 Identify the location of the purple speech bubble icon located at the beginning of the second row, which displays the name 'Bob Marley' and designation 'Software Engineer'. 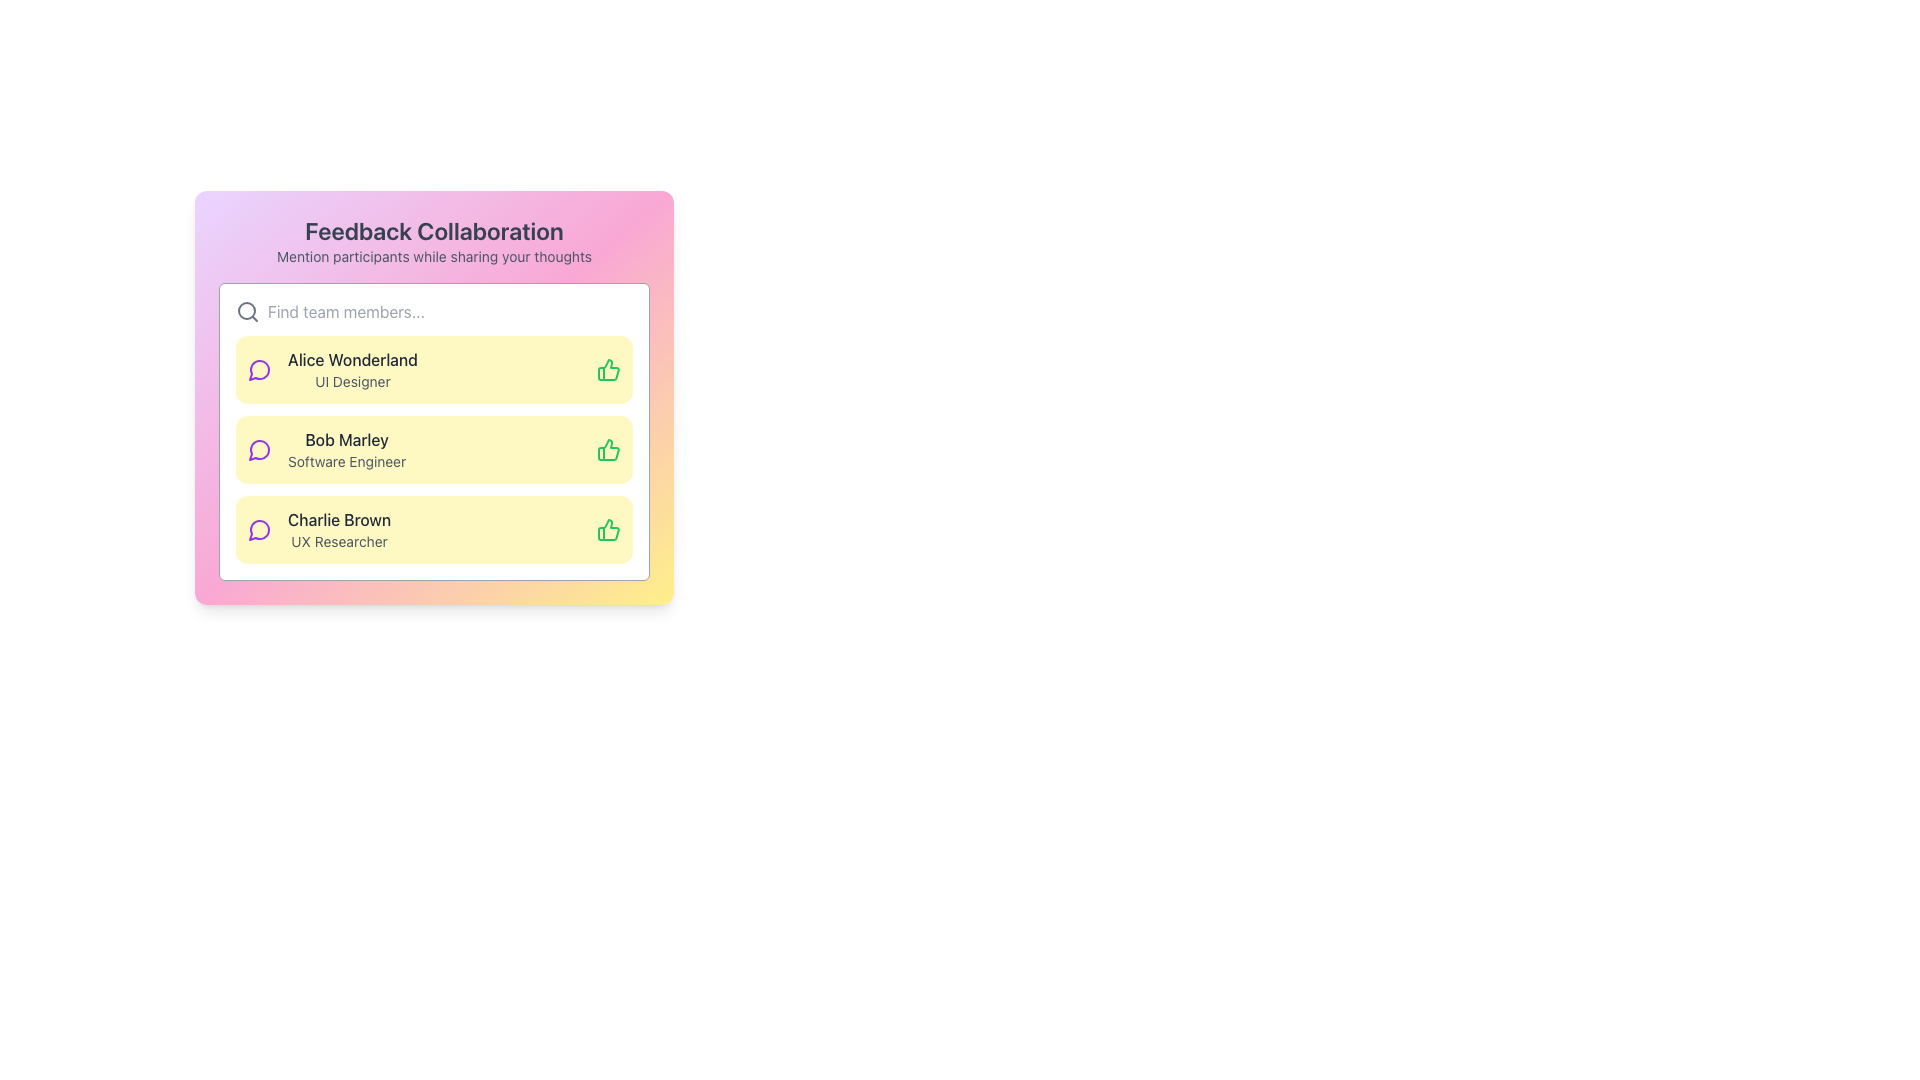
(258, 450).